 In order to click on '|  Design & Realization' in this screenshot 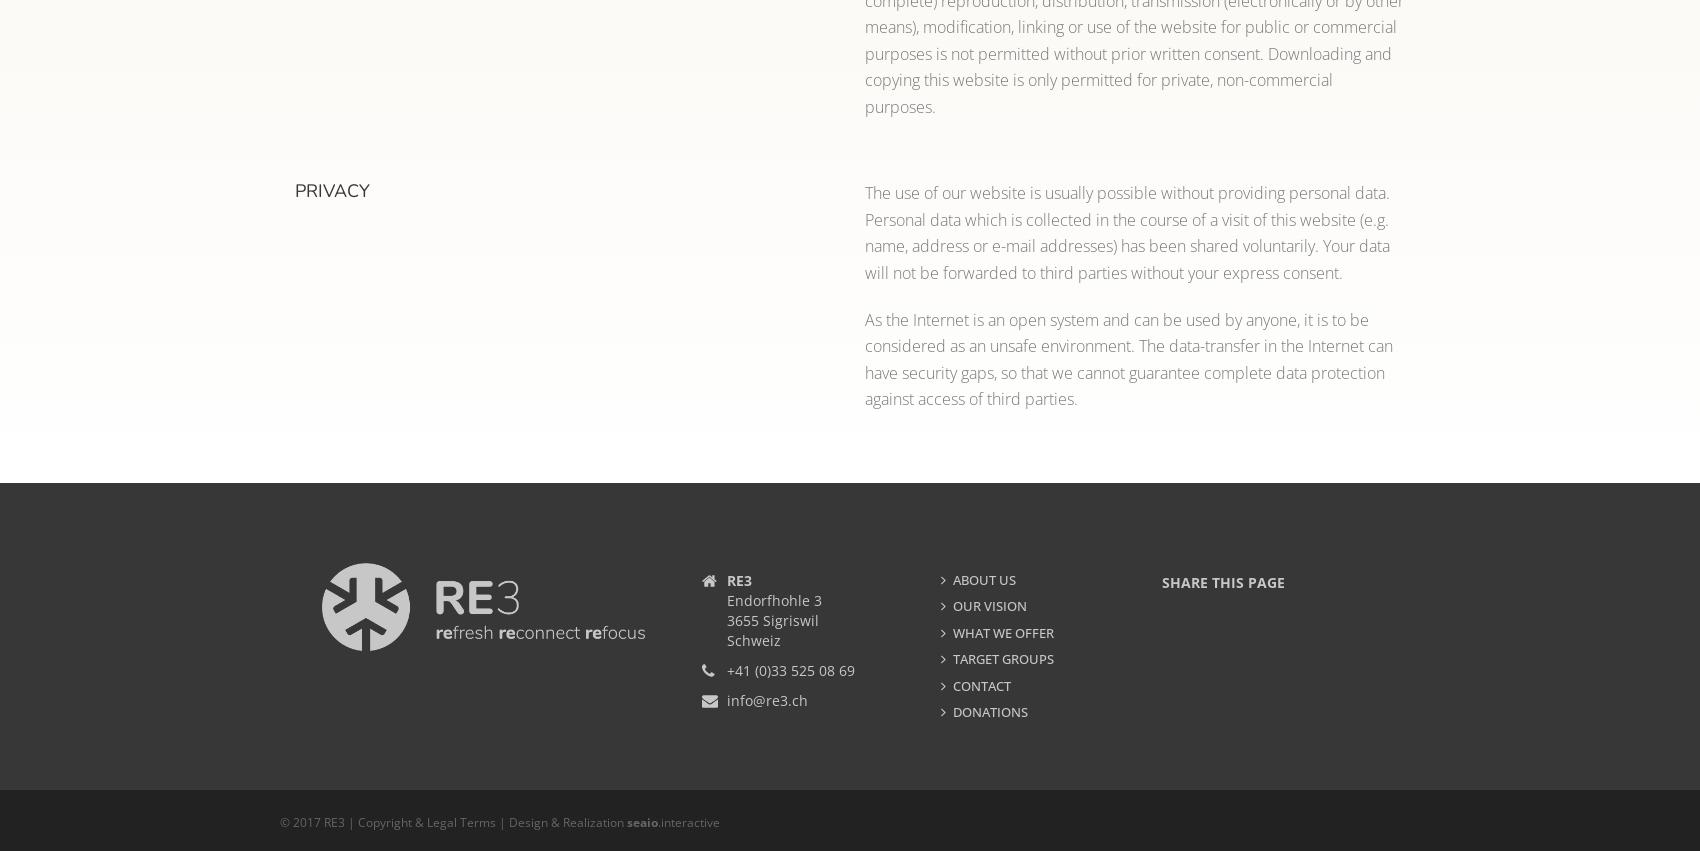, I will do `click(496, 822)`.